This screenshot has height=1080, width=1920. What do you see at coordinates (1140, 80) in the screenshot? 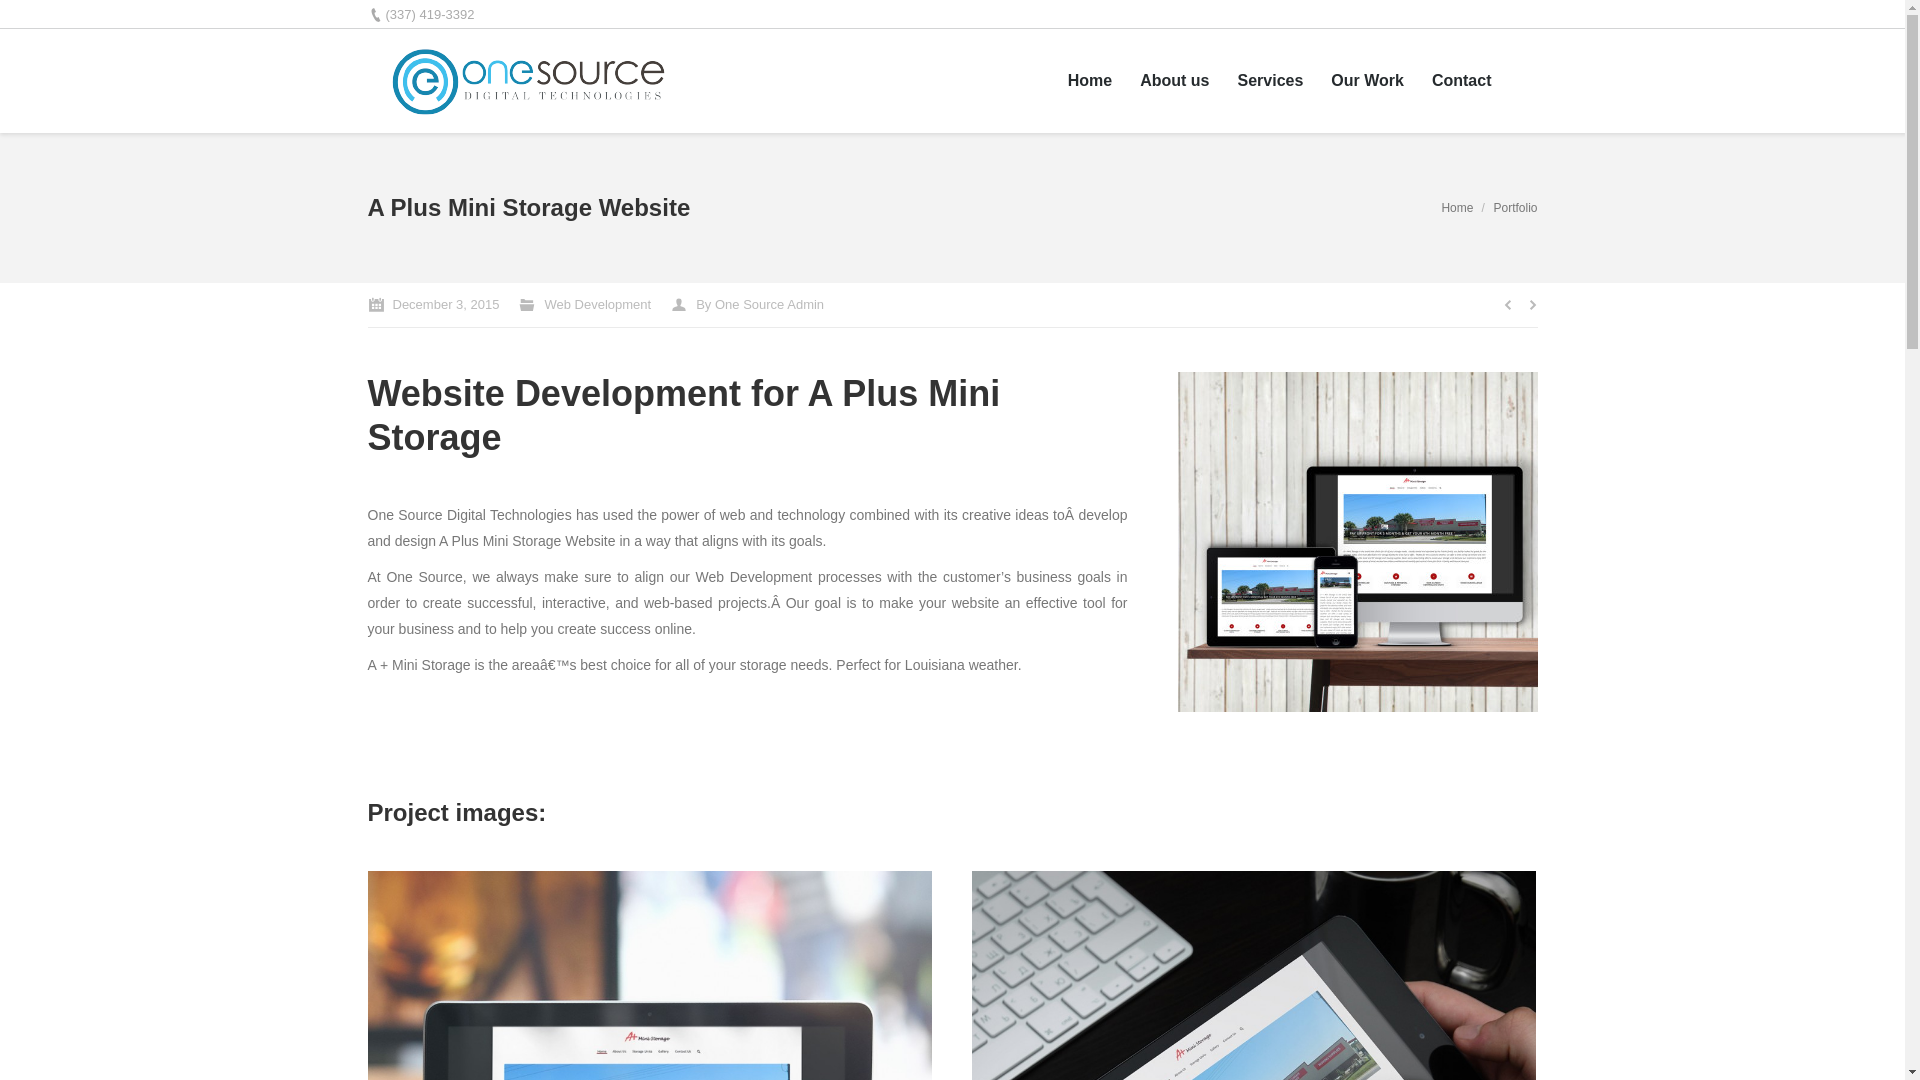
I see `'About us'` at bounding box center [1140, 80].